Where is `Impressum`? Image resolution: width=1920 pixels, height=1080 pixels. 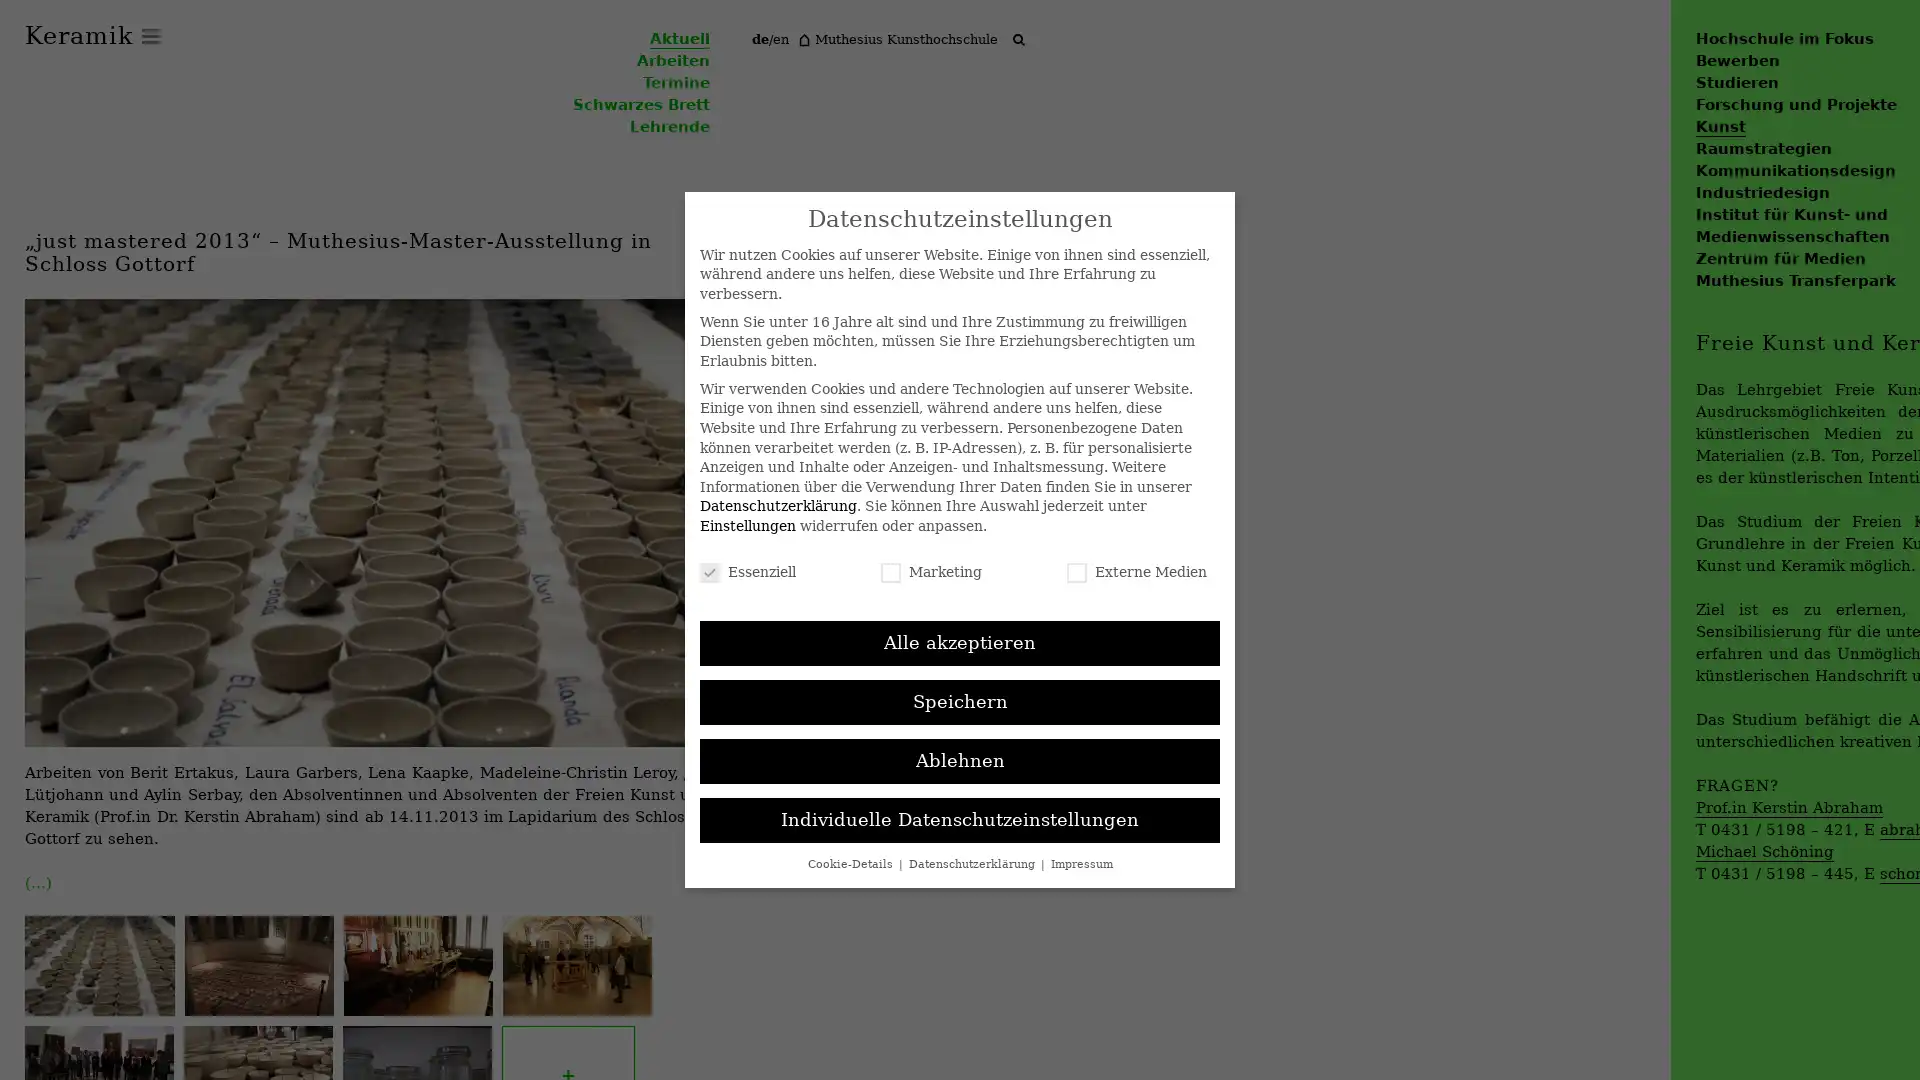 Impressum is located at coordinates (1079, 862).